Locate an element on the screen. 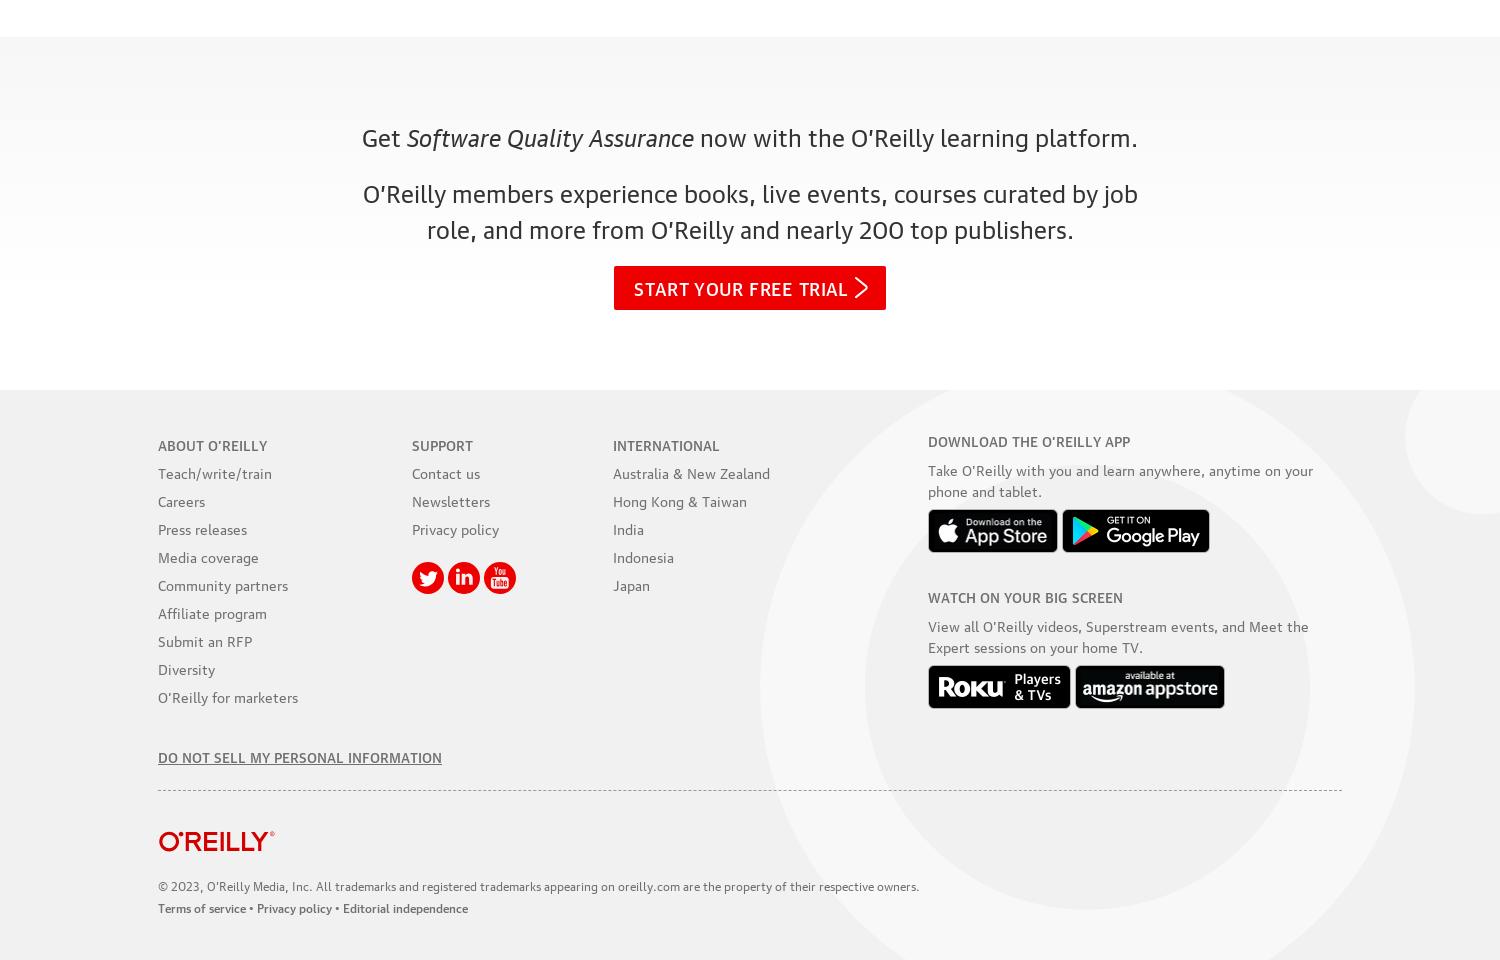 The image size is (1500, 960). 'O’Reilly for marketers' is located at coordinates (227, 695).